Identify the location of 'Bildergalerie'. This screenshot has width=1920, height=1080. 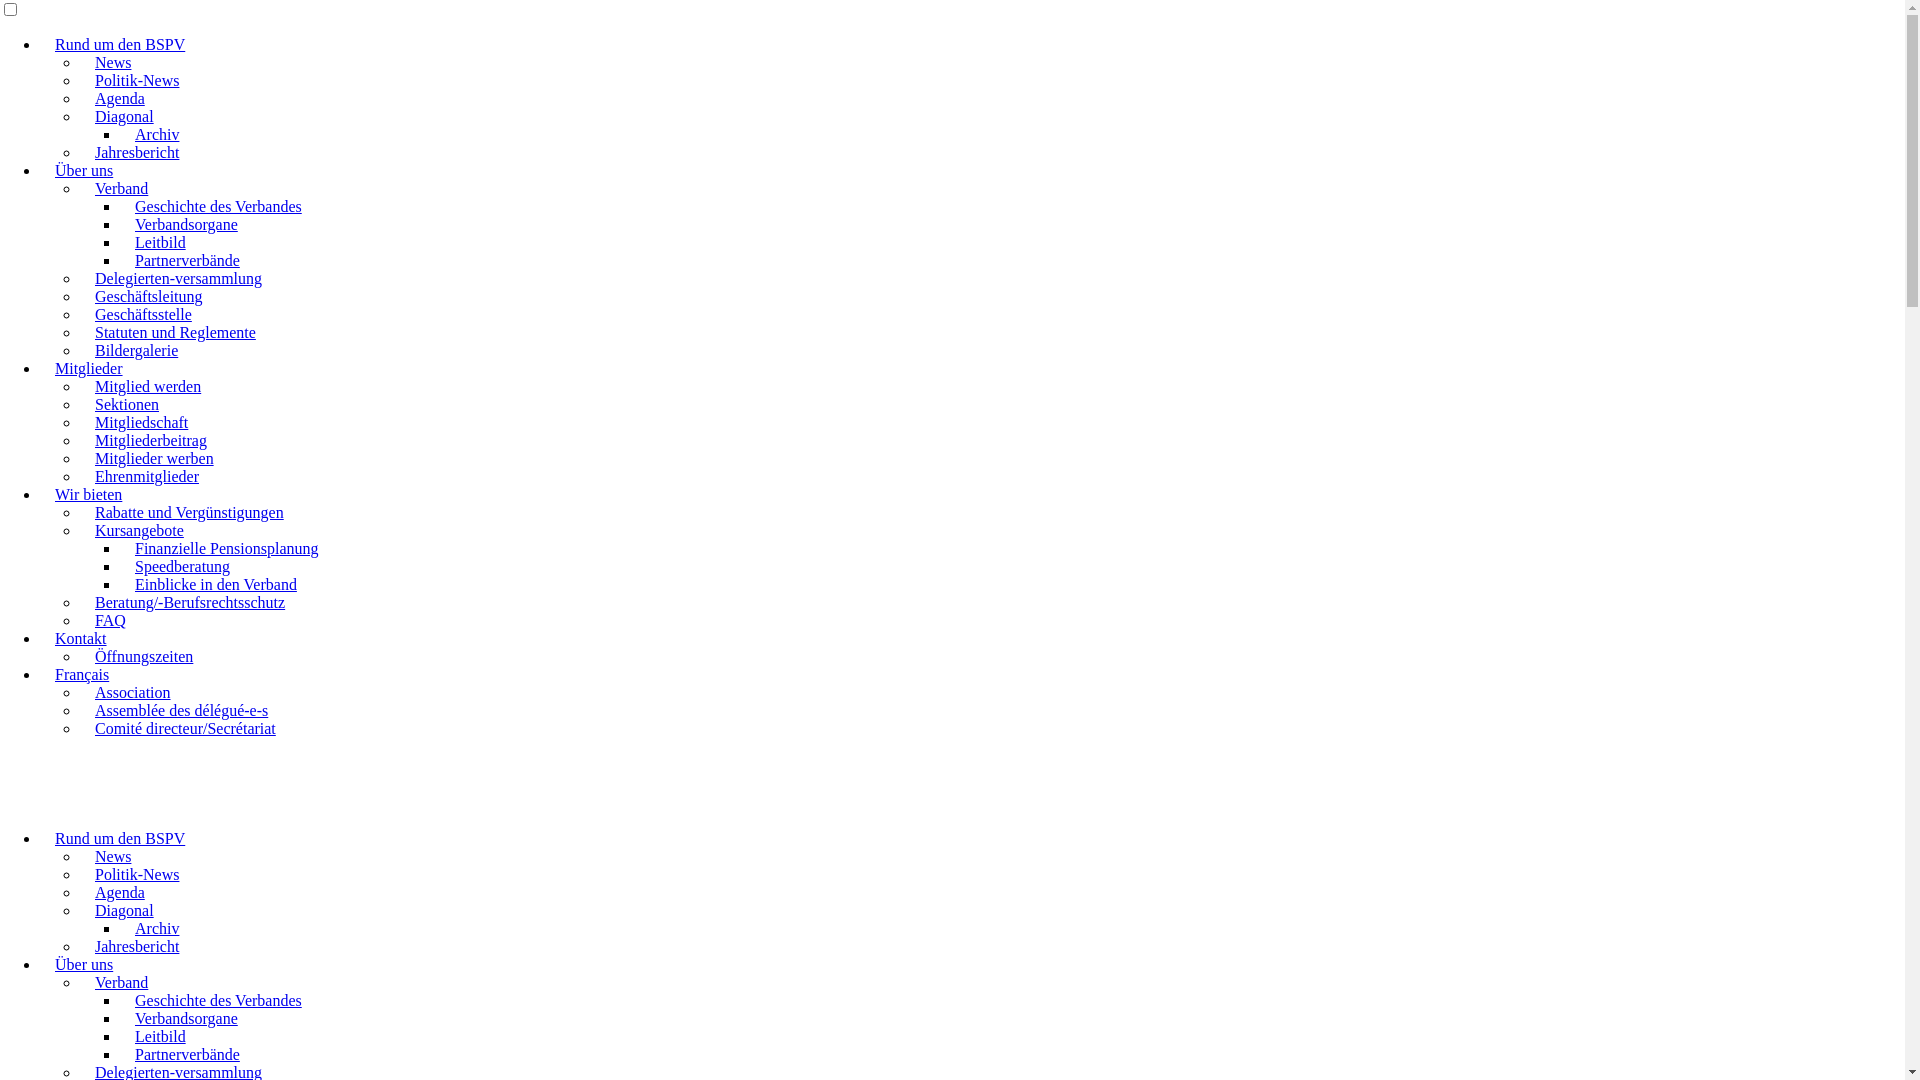
(135, 349).